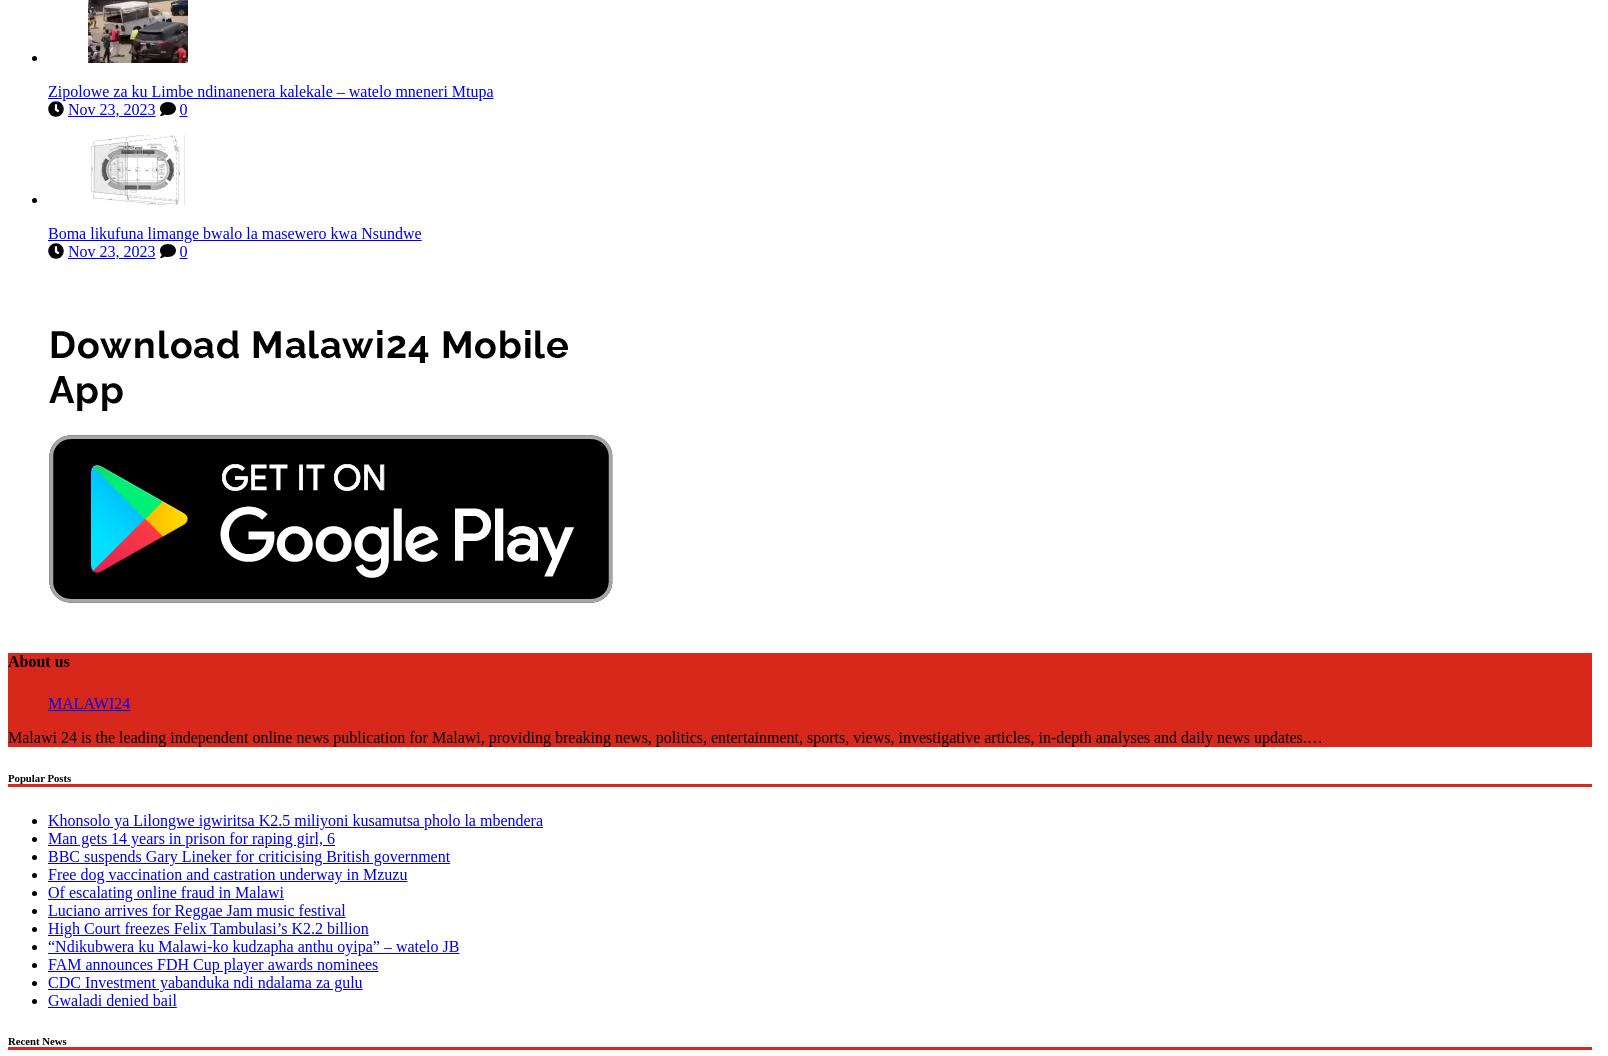 The image size is (1608, 1056). I want to click on '24', so click(122, 699).